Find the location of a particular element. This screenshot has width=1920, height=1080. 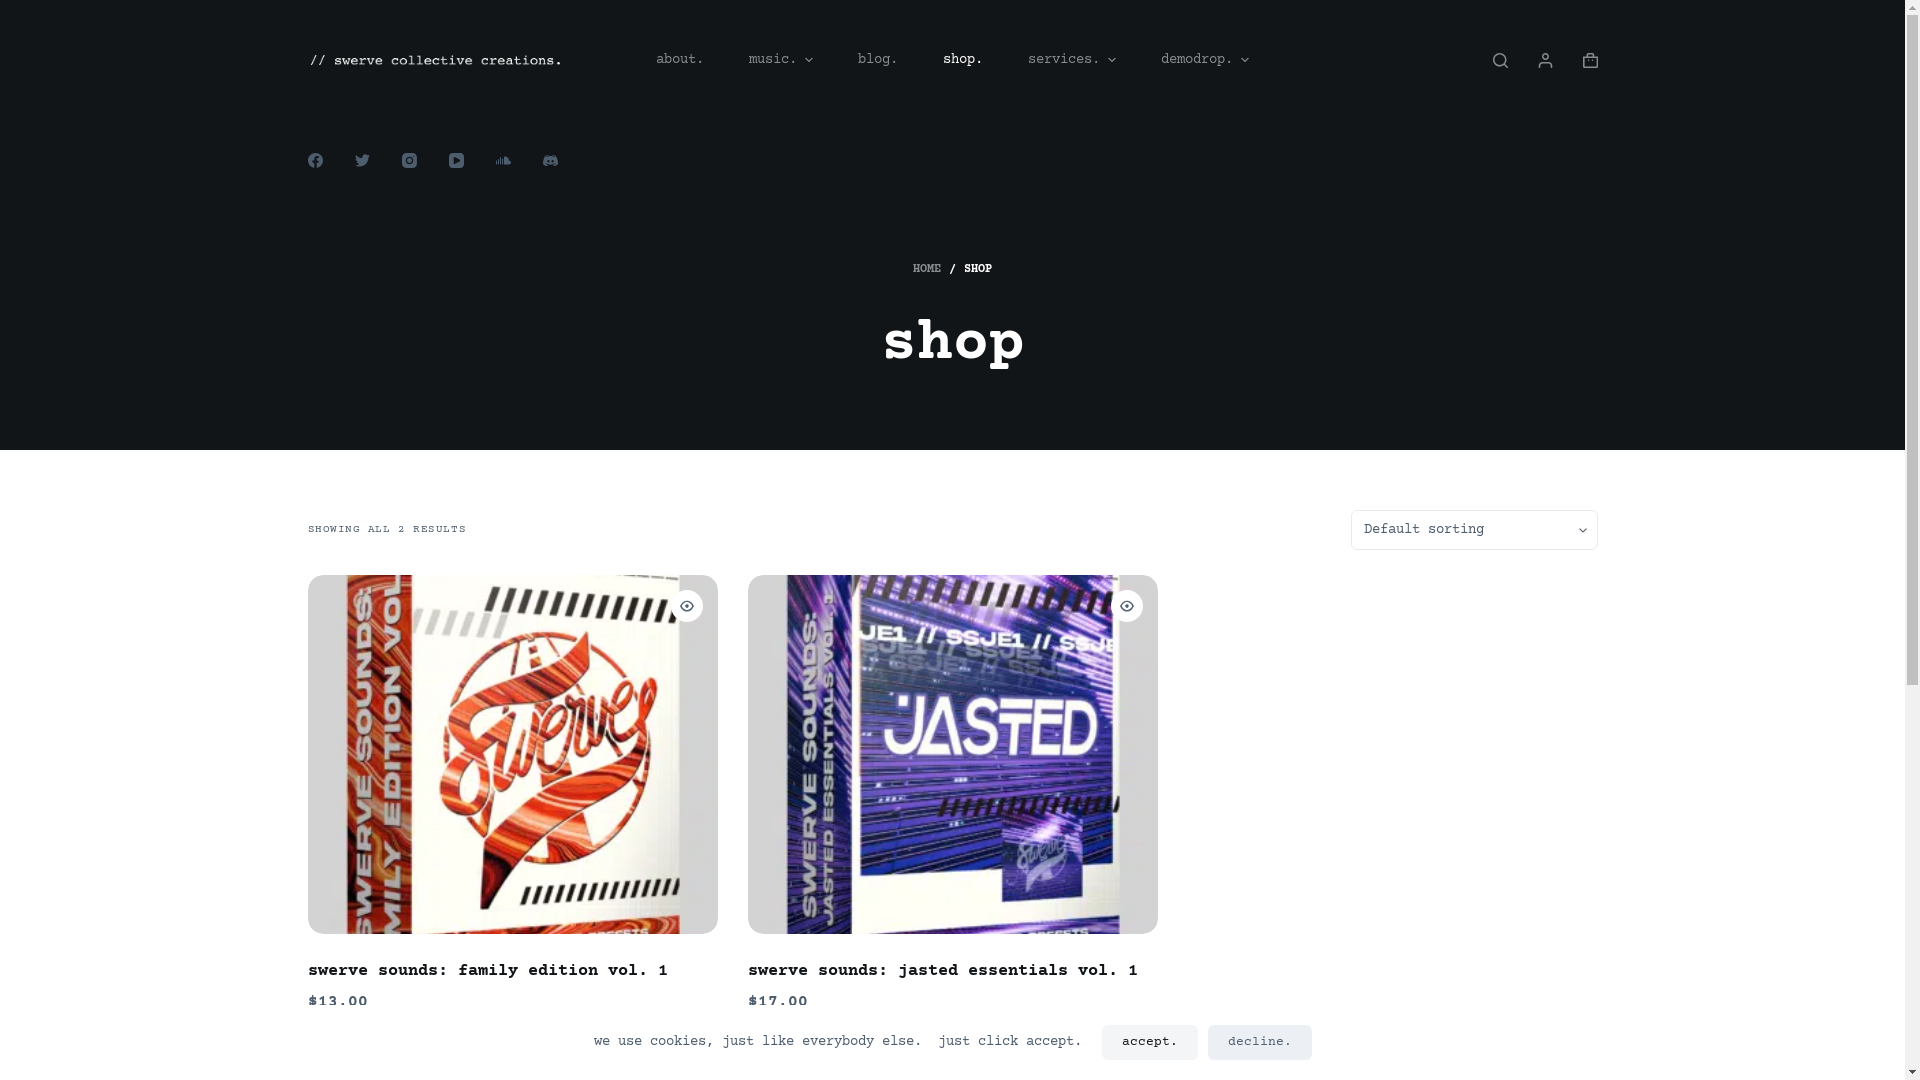

'Skip to content' is located at coordinates (19, 10).